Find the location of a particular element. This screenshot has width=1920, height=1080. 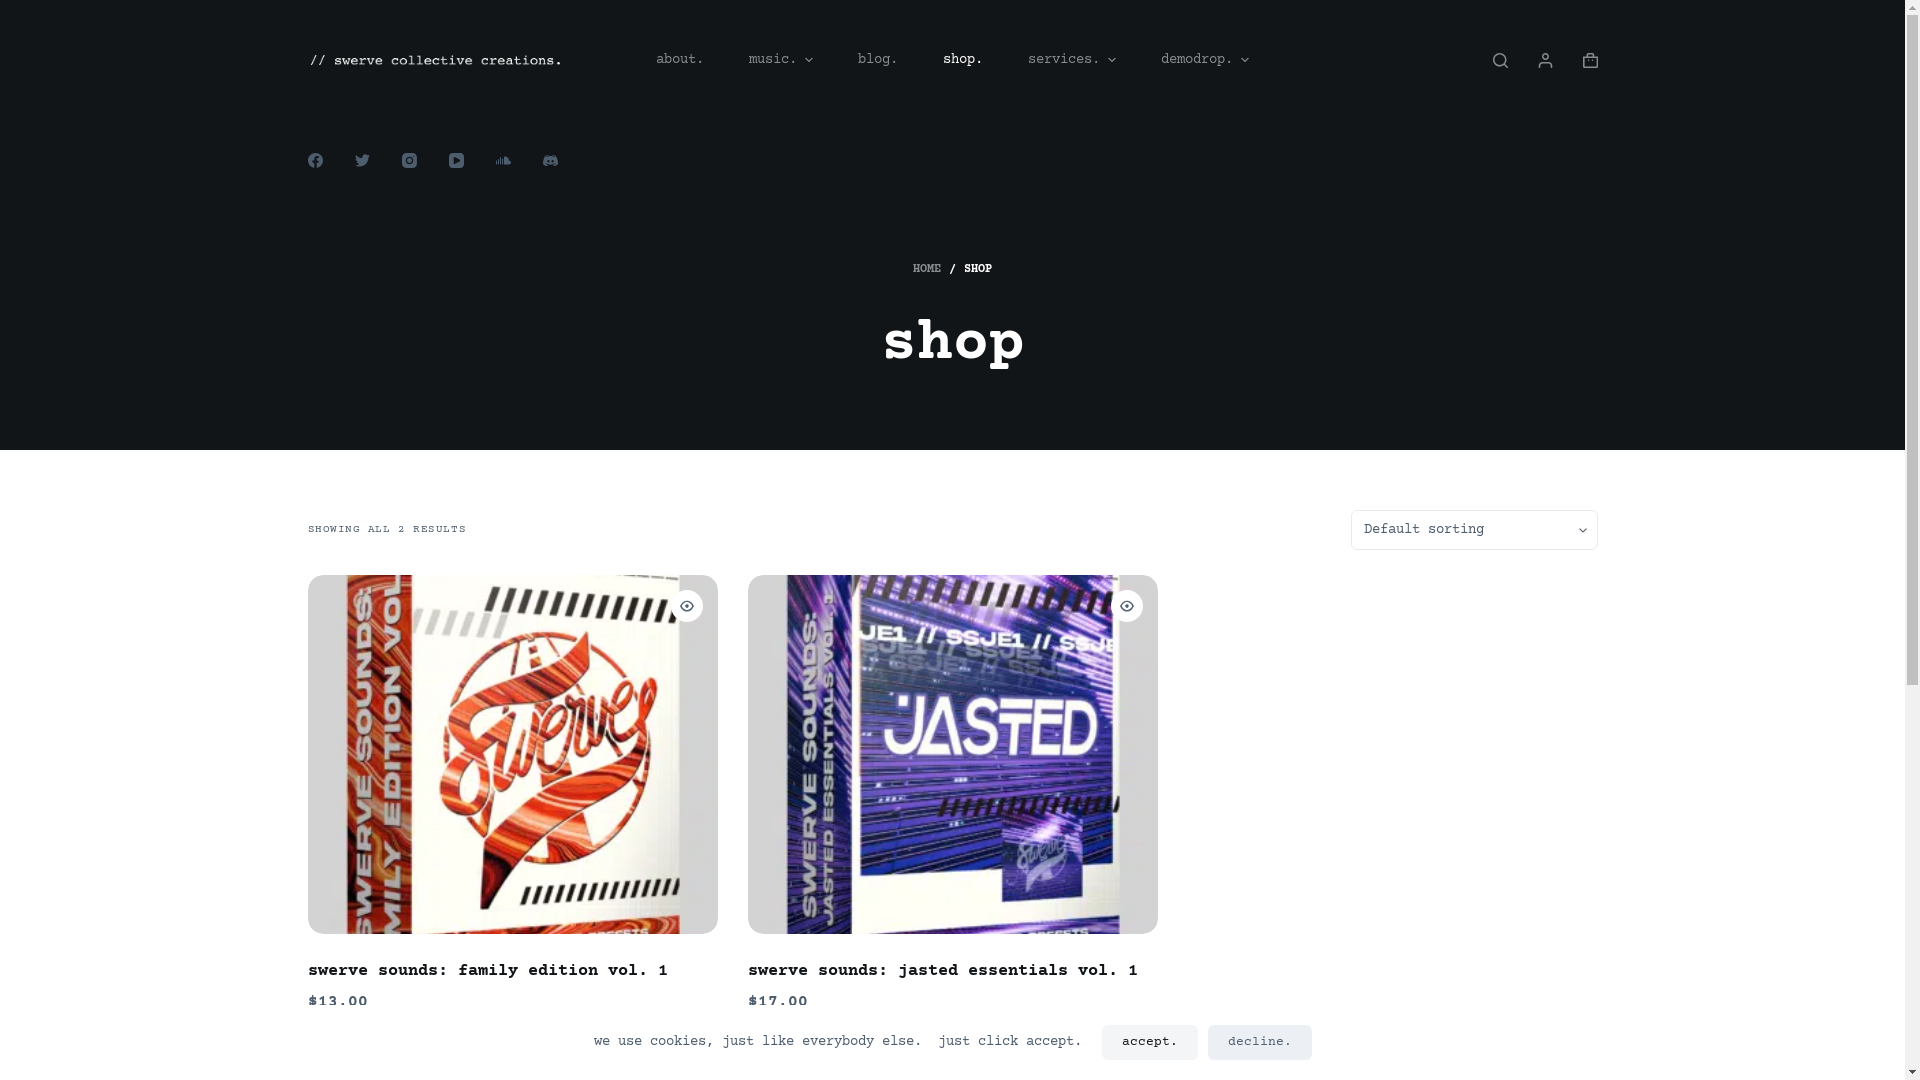

'Skip to content' is located at coordinates (19, 10).